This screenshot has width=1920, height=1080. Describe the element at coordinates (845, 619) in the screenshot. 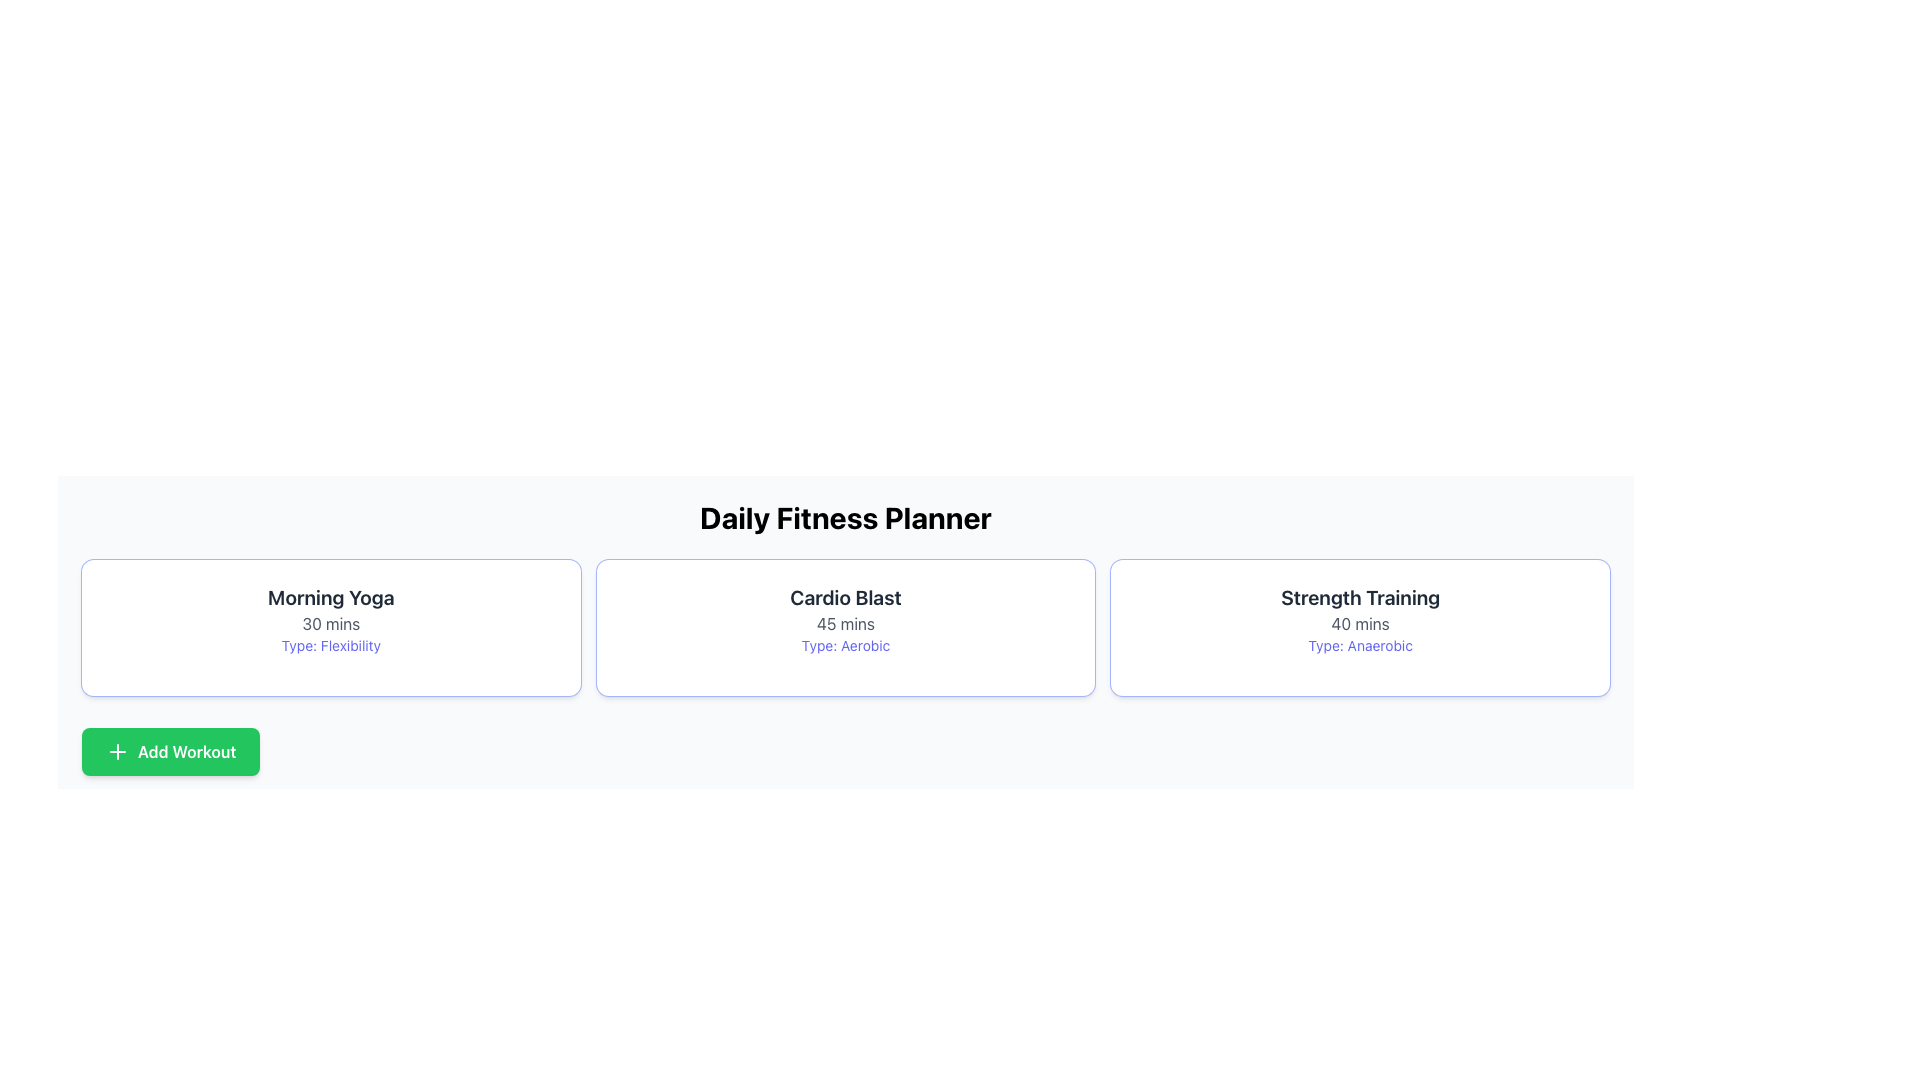

I see `the text block` at that location.